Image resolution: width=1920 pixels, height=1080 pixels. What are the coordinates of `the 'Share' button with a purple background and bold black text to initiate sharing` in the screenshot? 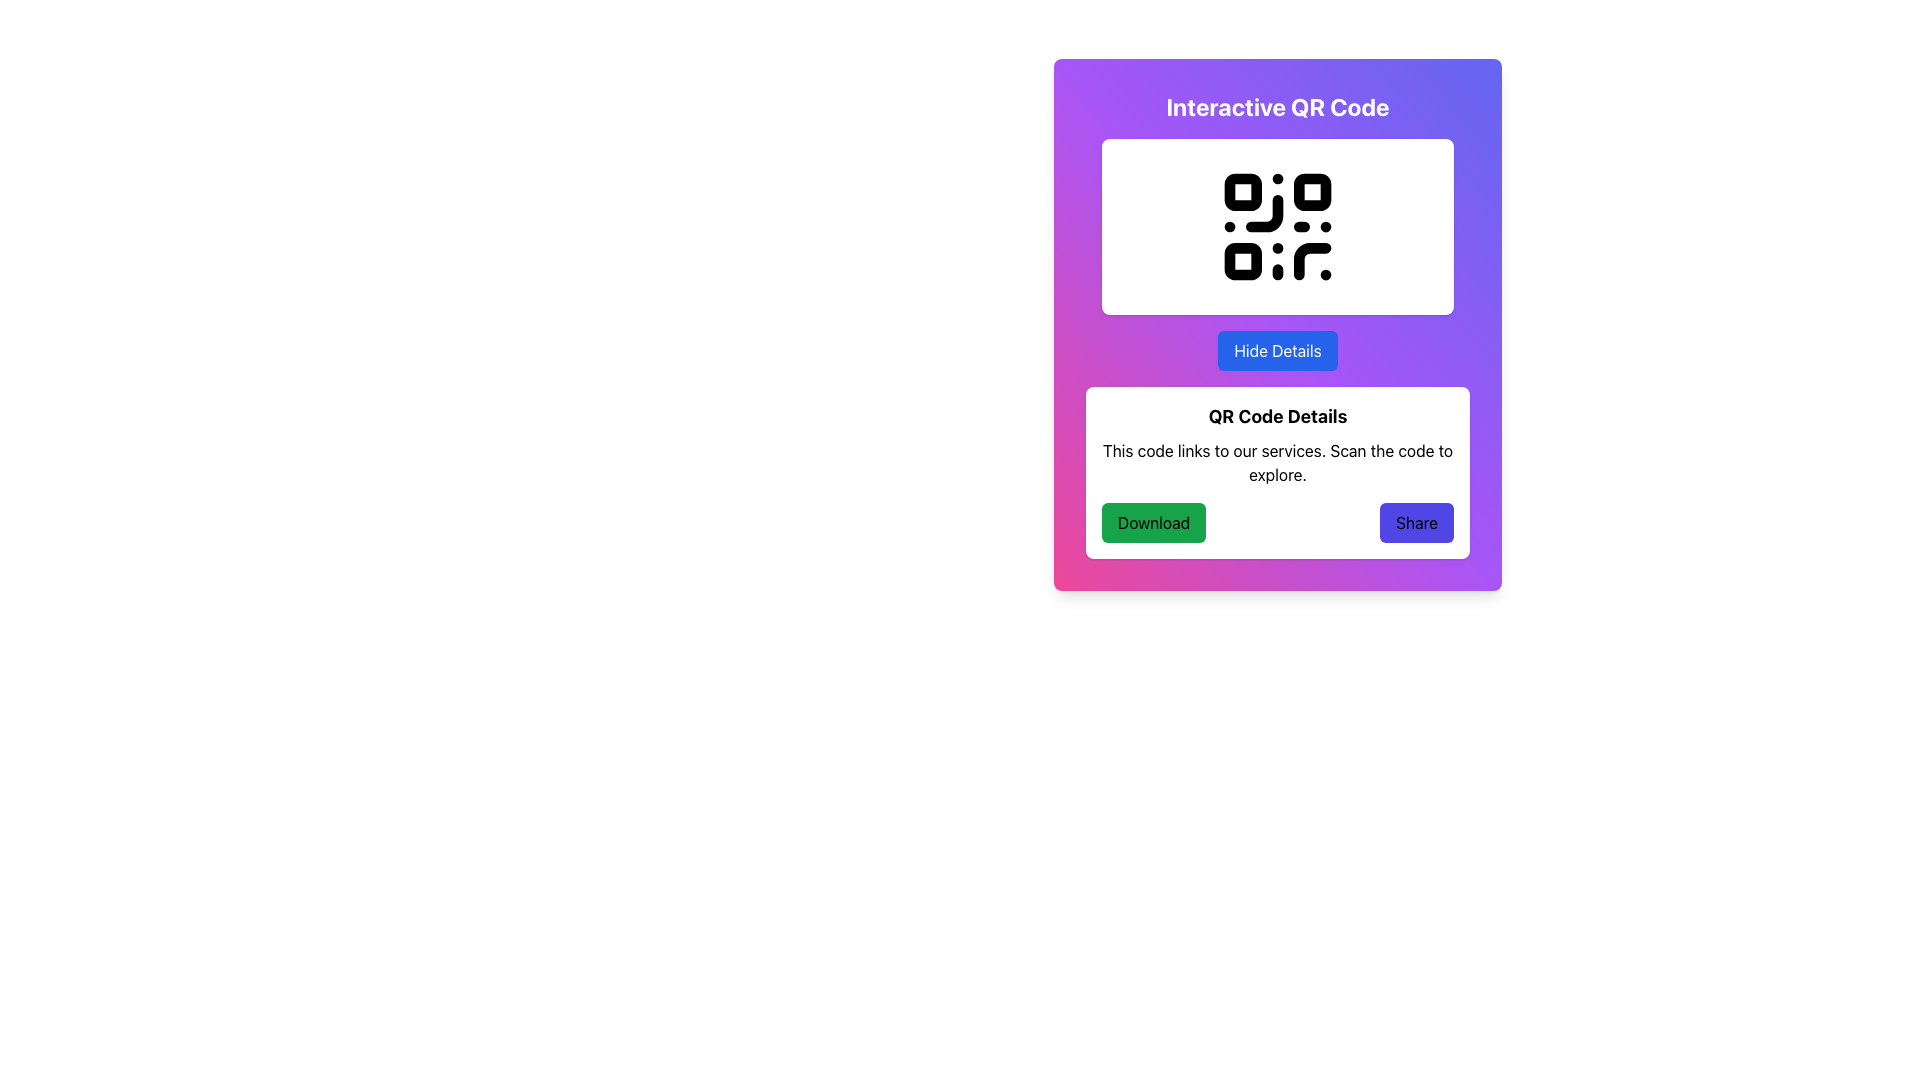 It's located at (1416, 522).